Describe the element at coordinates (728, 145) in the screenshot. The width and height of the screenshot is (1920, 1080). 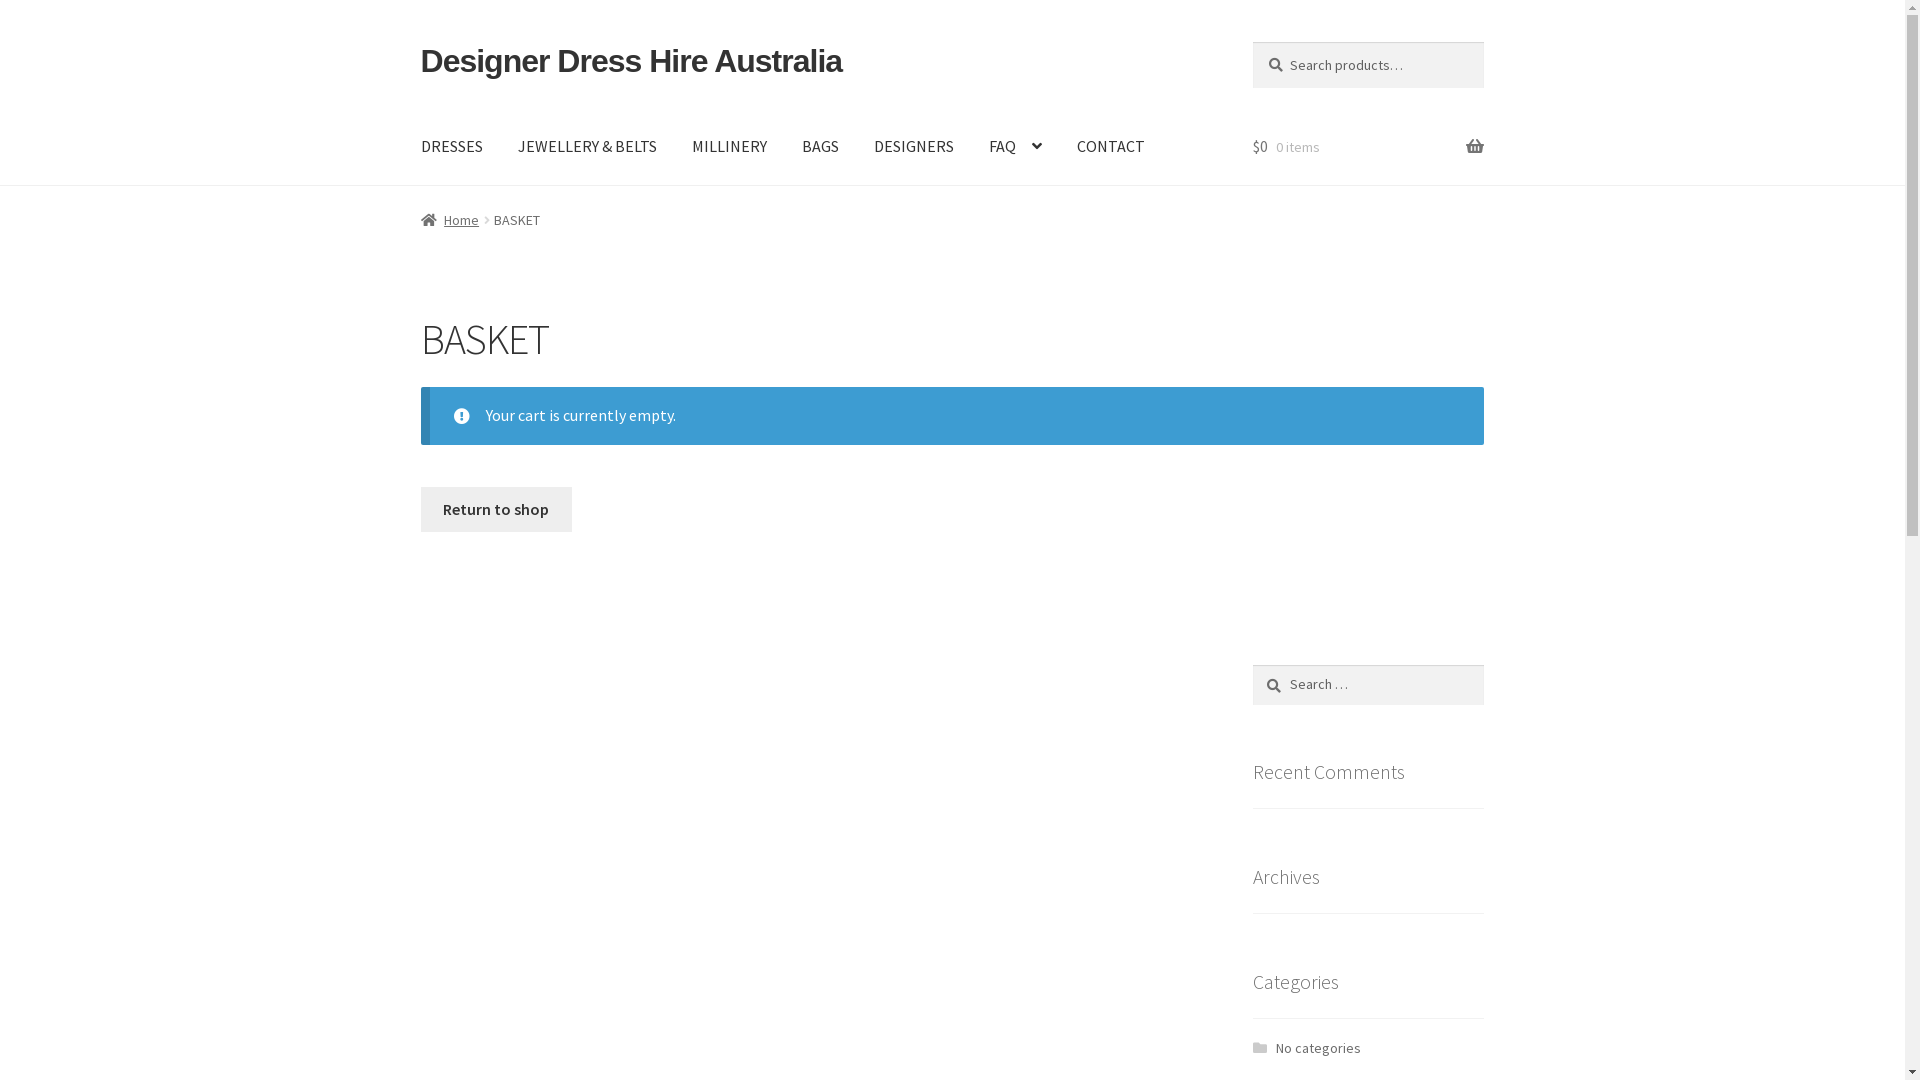
I see `'MILLINERY'` at that location.